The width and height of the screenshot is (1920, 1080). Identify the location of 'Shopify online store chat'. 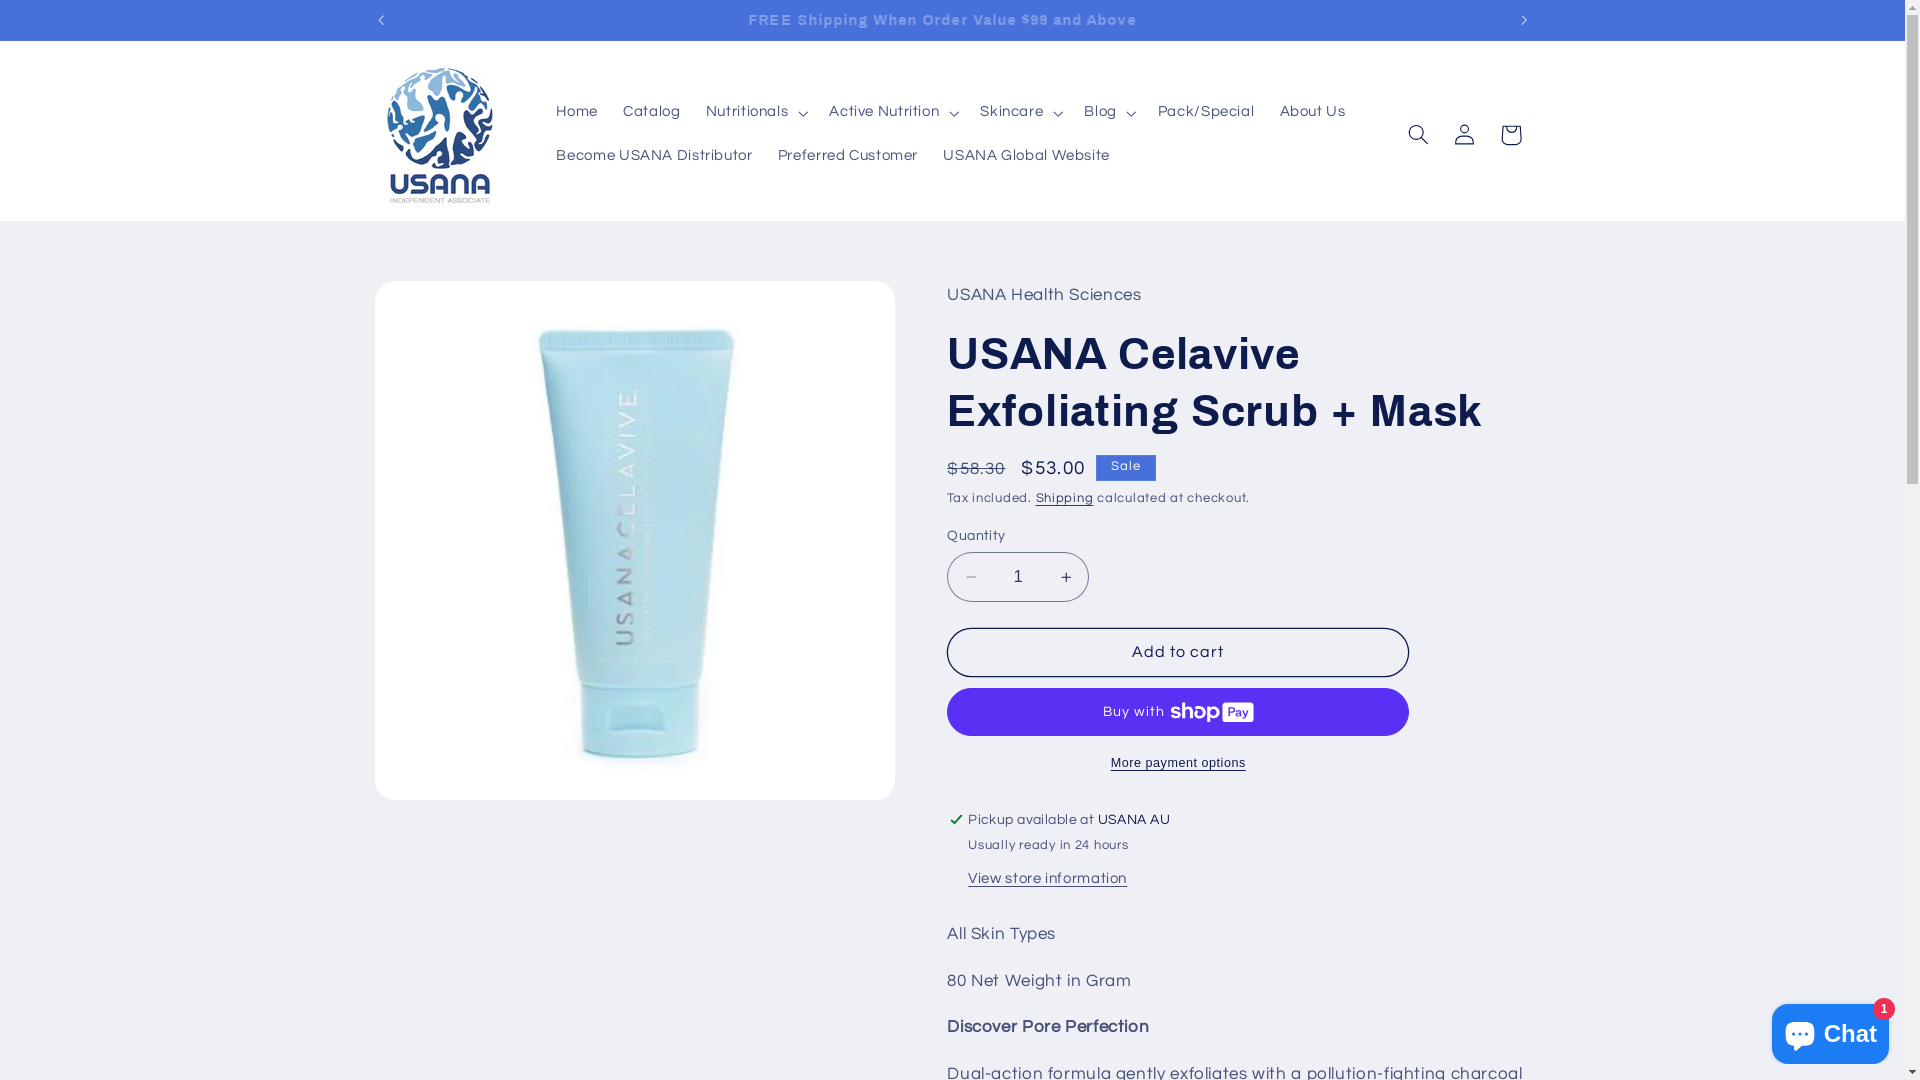
(1830, 1029).